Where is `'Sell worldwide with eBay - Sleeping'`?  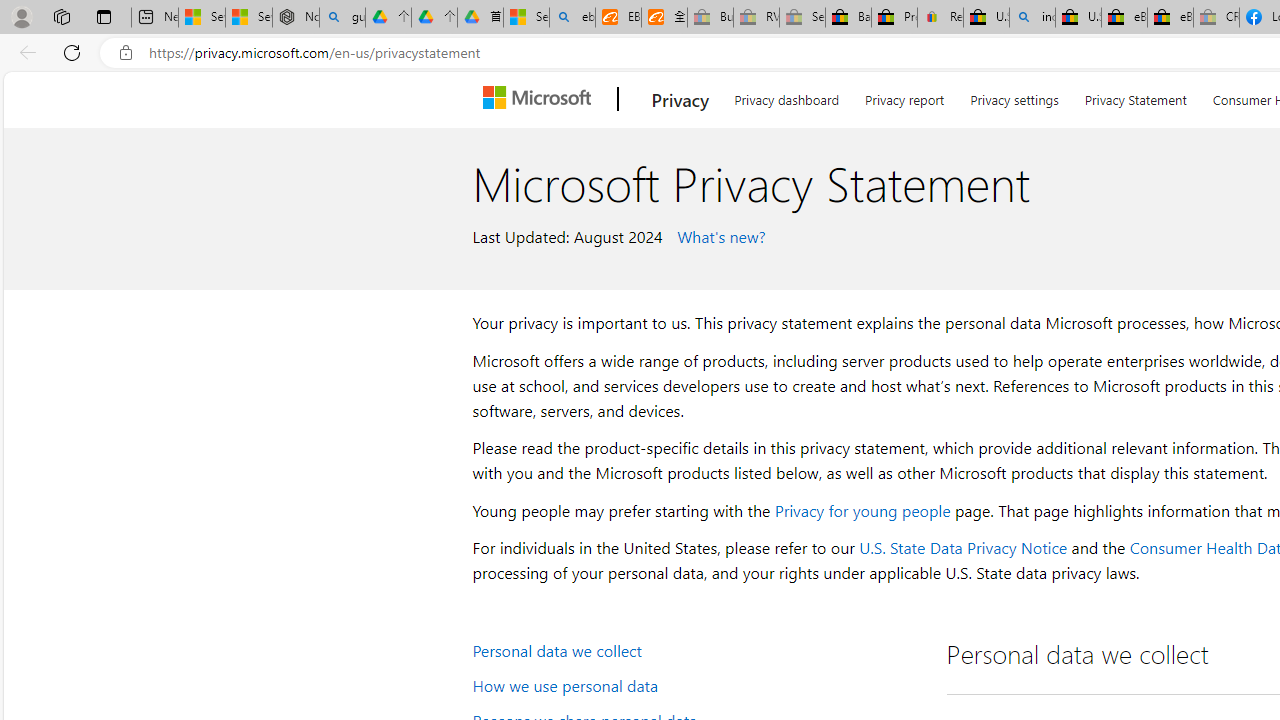
'Sell worldwide with eBay - Sleeping' is located at coordinates (802, 17).